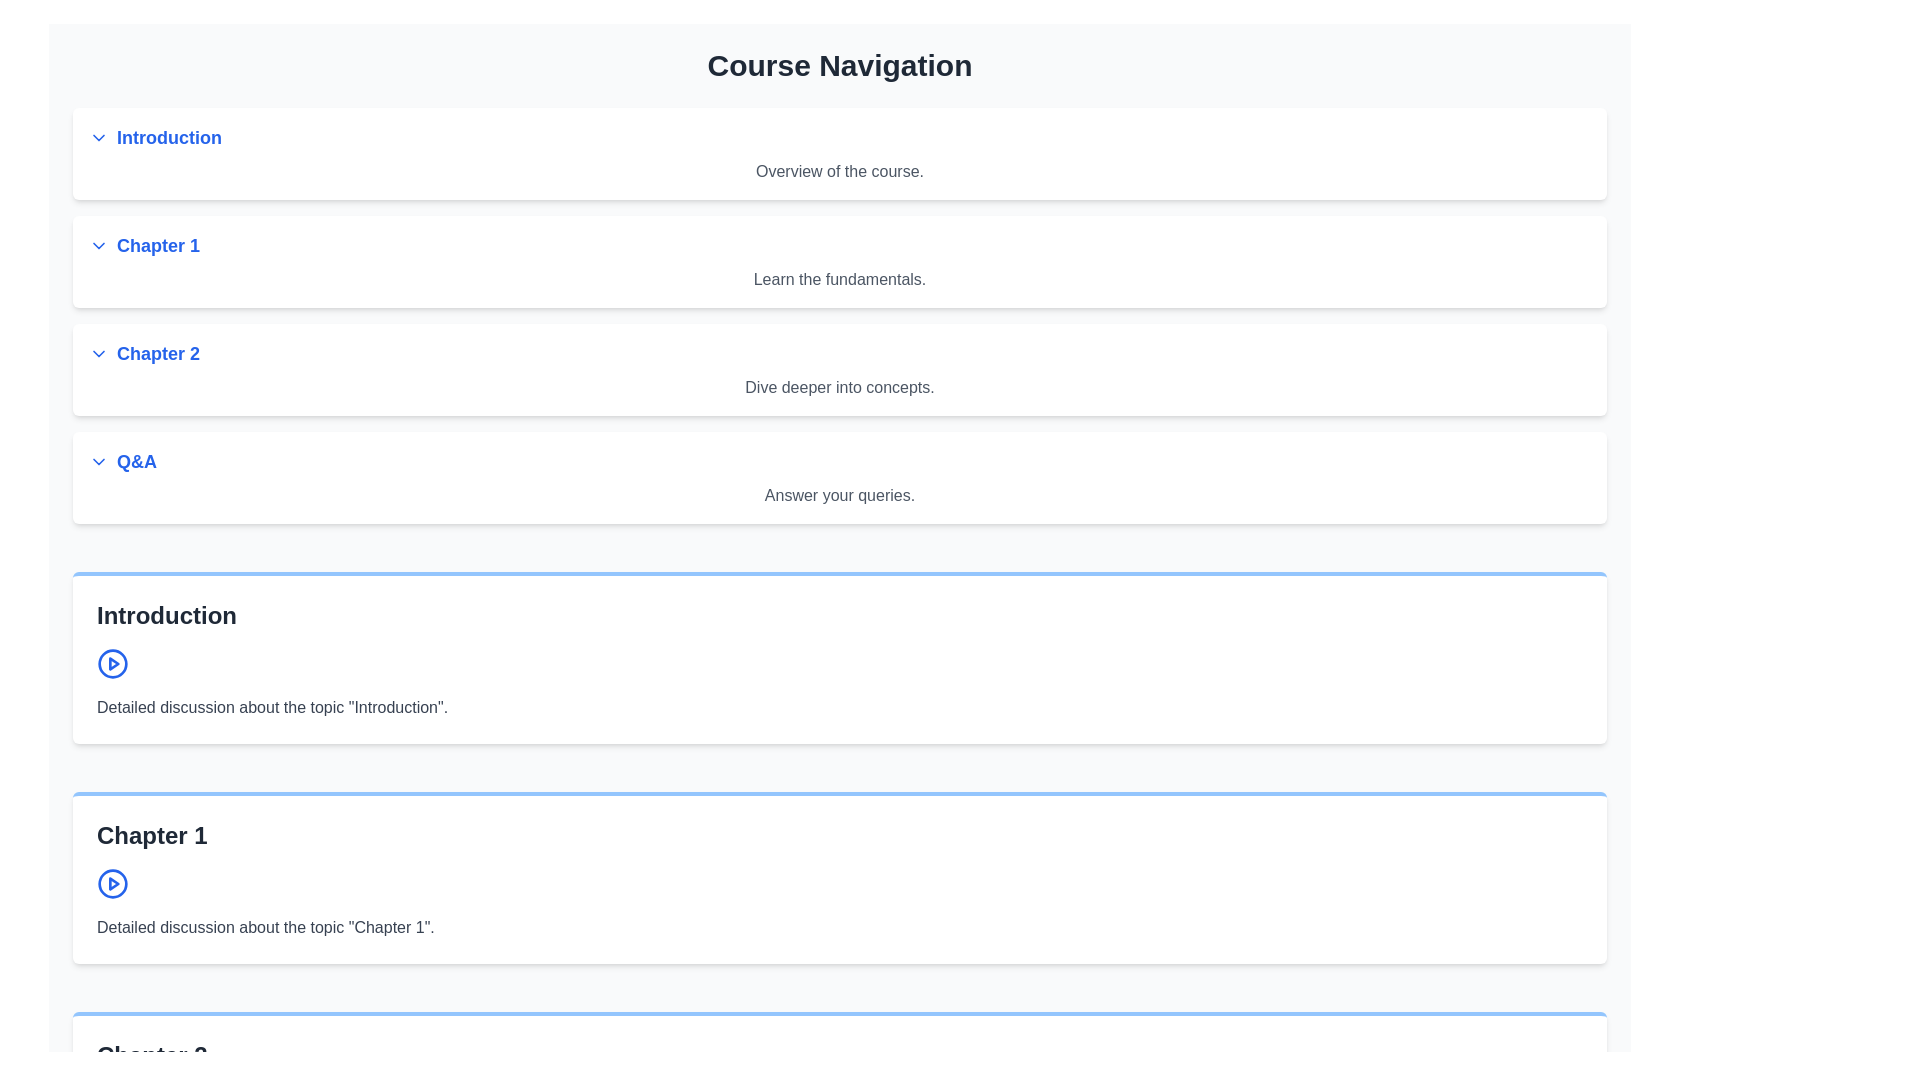 The height and width of the screenshot is (1080, 1920). Describe the element at coordinates (169, 137) in the screenshot. I see `the 'Introduction' text label in the navigation menu` at that location.